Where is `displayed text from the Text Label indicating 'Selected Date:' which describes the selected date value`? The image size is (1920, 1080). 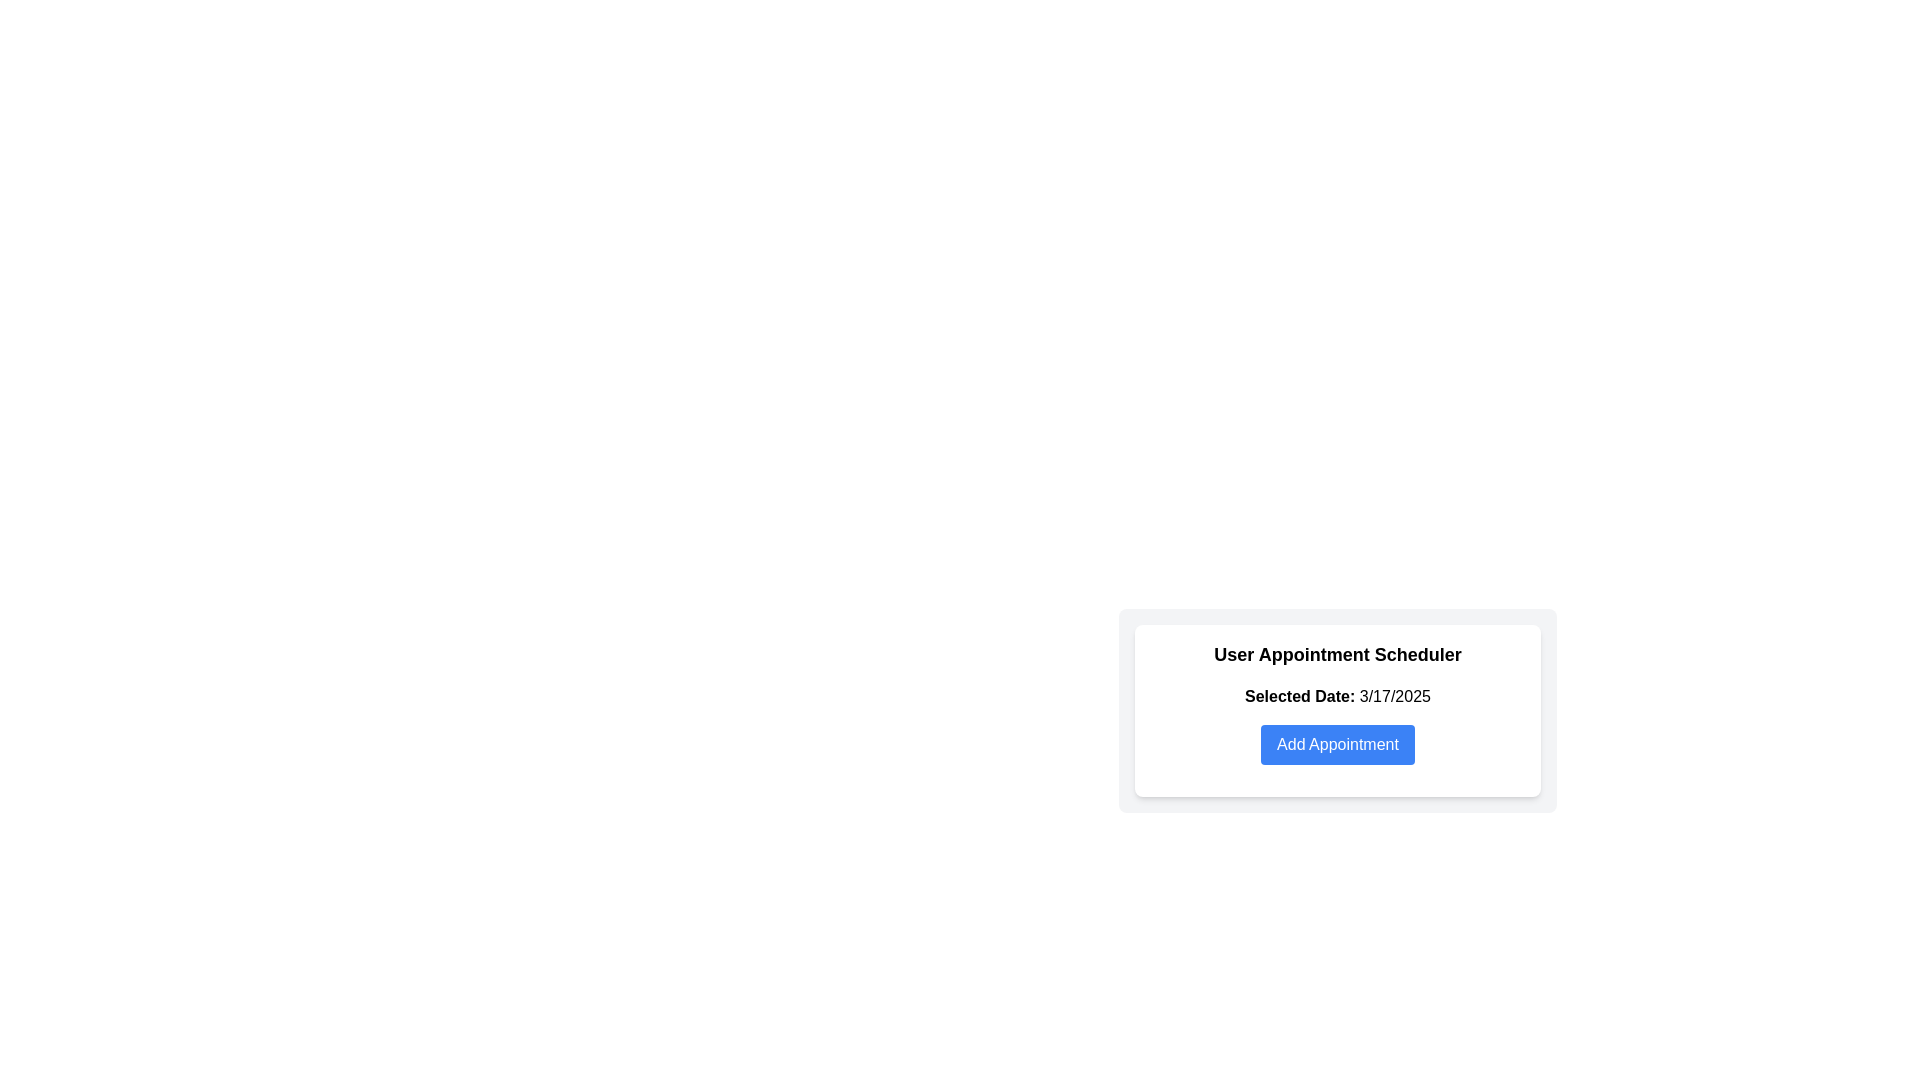
displayed text from the Text Label indicating 'Selected Date:' which describes the selected date value is located at coordinates (1300, 695).